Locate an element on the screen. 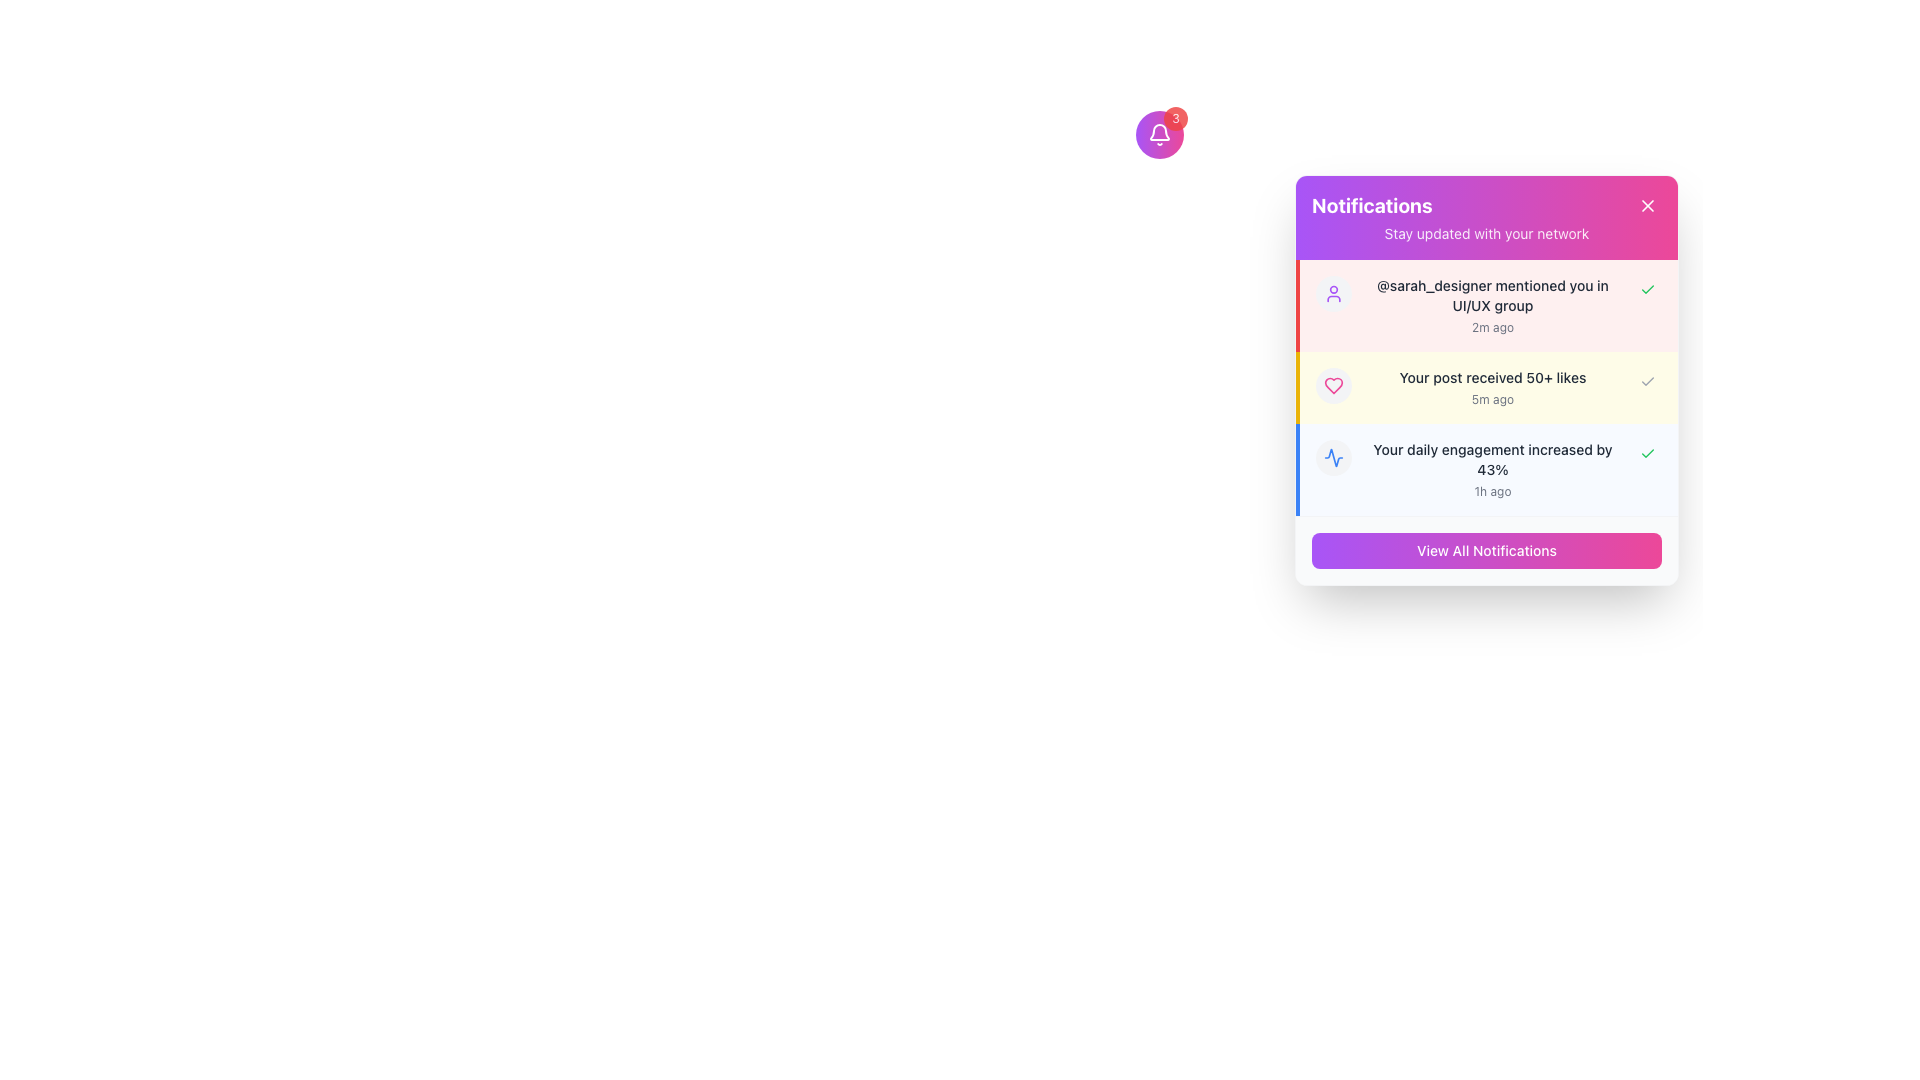 This screenshot has width=1920, height=1080. the text label that indicates the relative time of the notification 'Your daily engagement increased by 43%' located at the bottom of the notifications panel is located at coordinates (1492, 492).